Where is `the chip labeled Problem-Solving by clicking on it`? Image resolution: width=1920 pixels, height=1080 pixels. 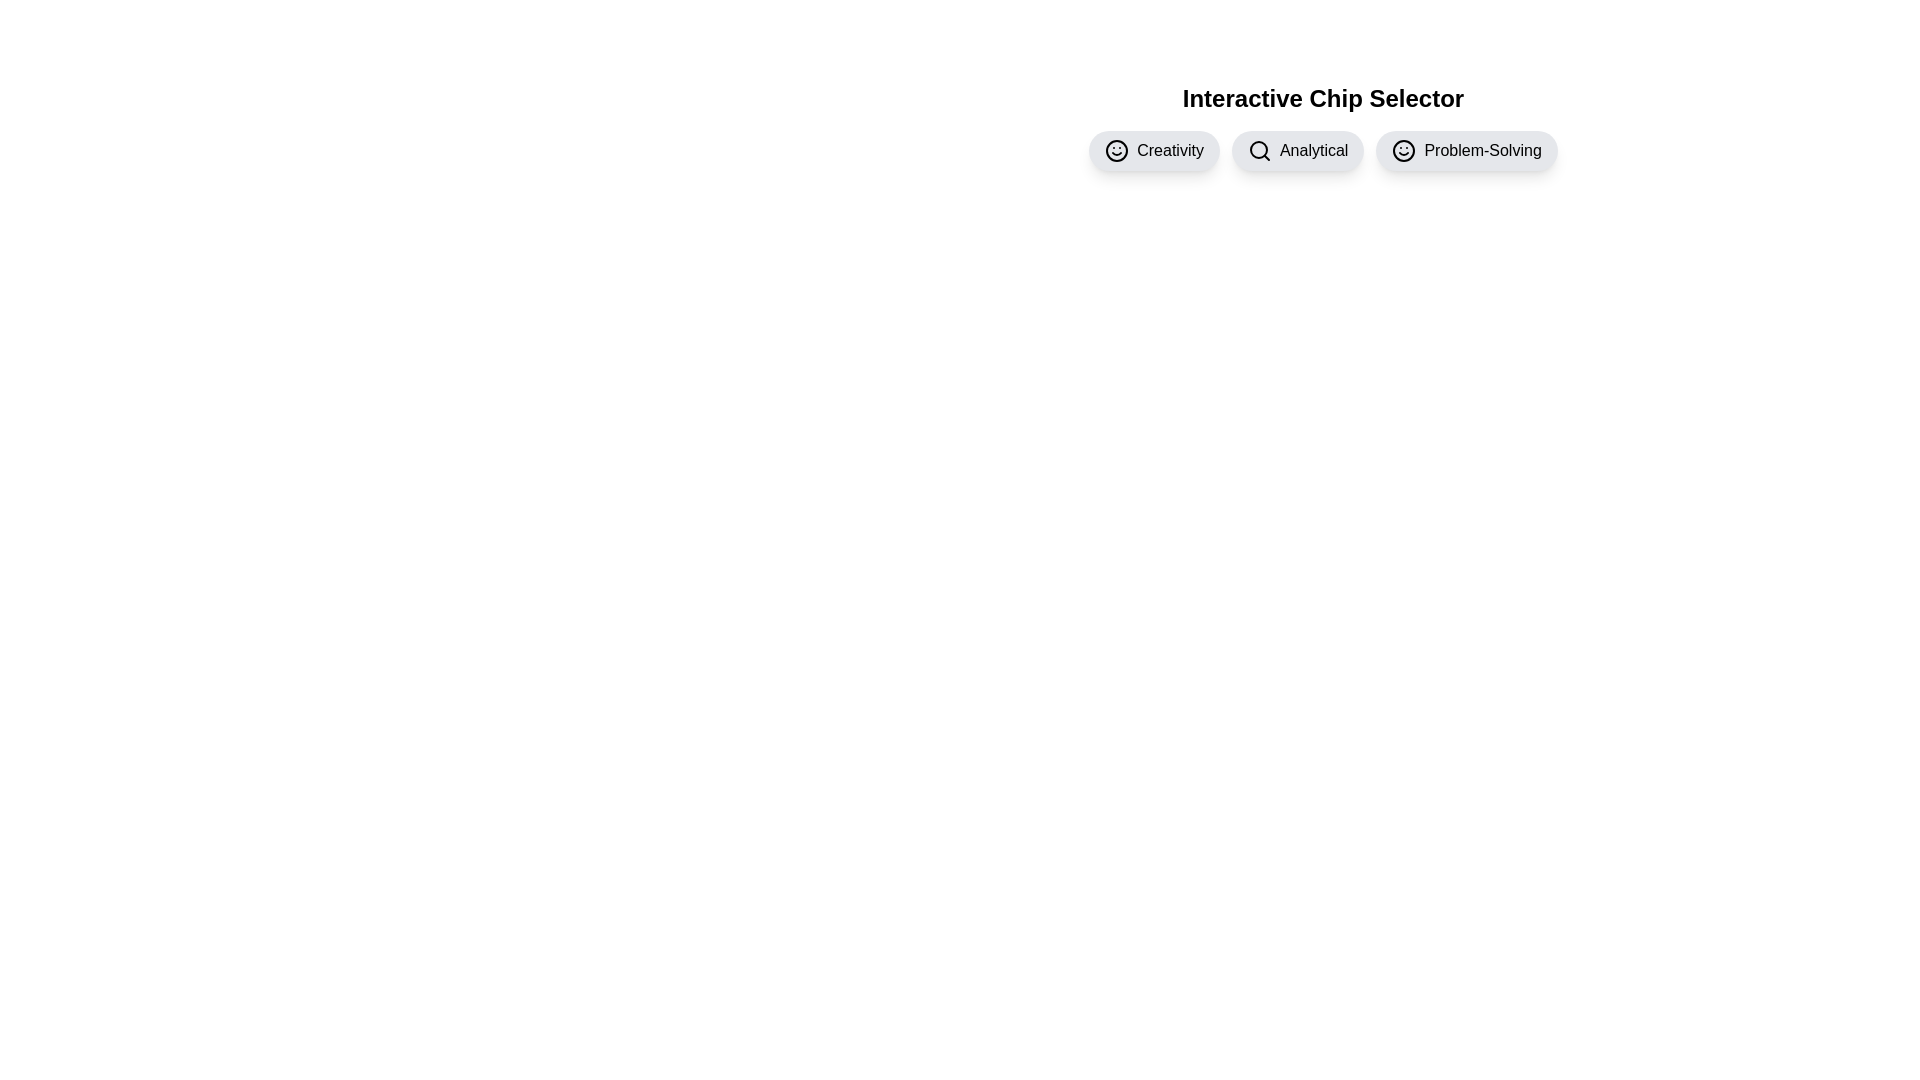 the chip labeled Problem-Solving by clicking on it is located at coordinates (1467, 149).